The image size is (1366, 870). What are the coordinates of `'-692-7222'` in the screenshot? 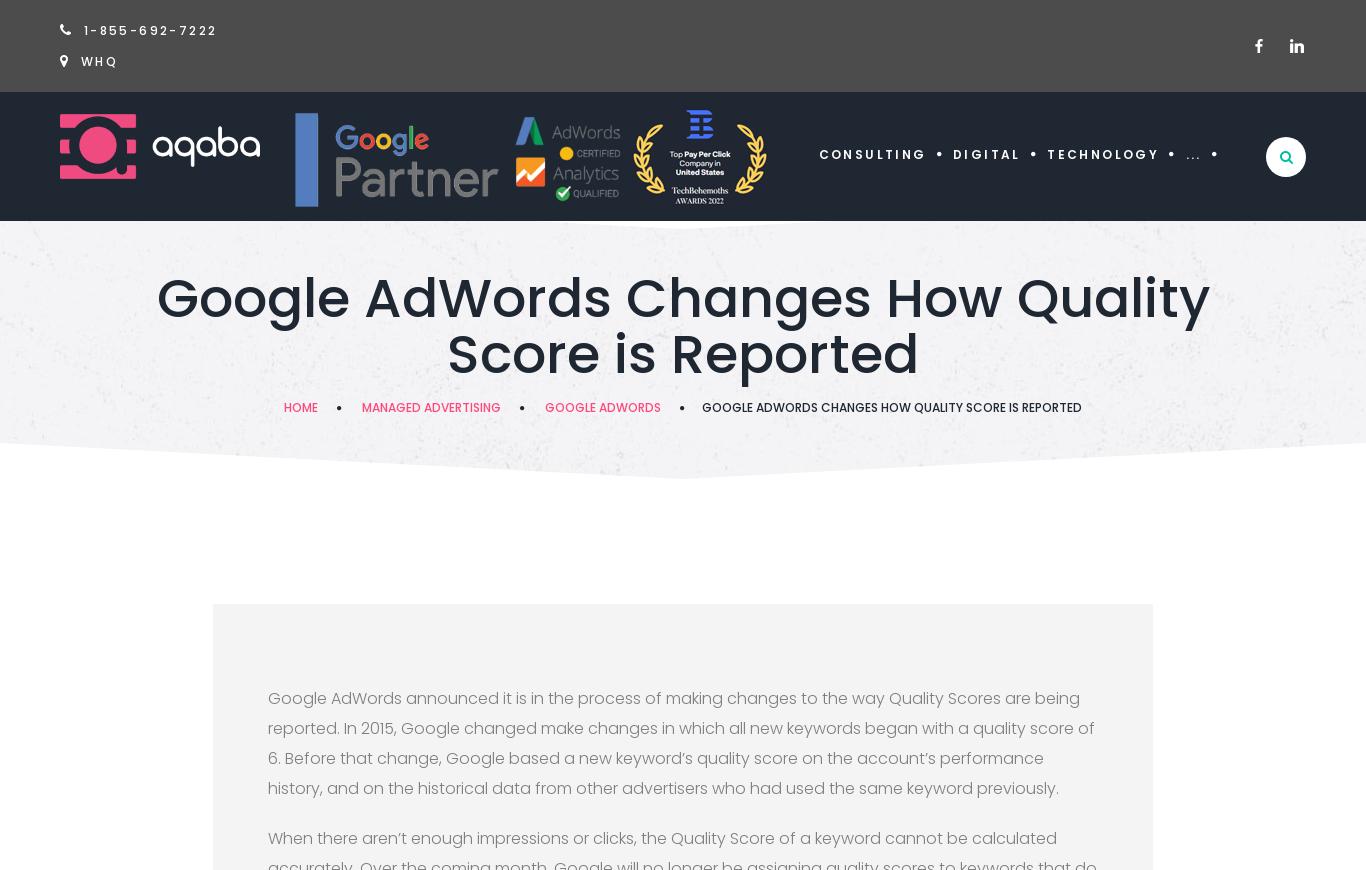 It's located at (171, 29).